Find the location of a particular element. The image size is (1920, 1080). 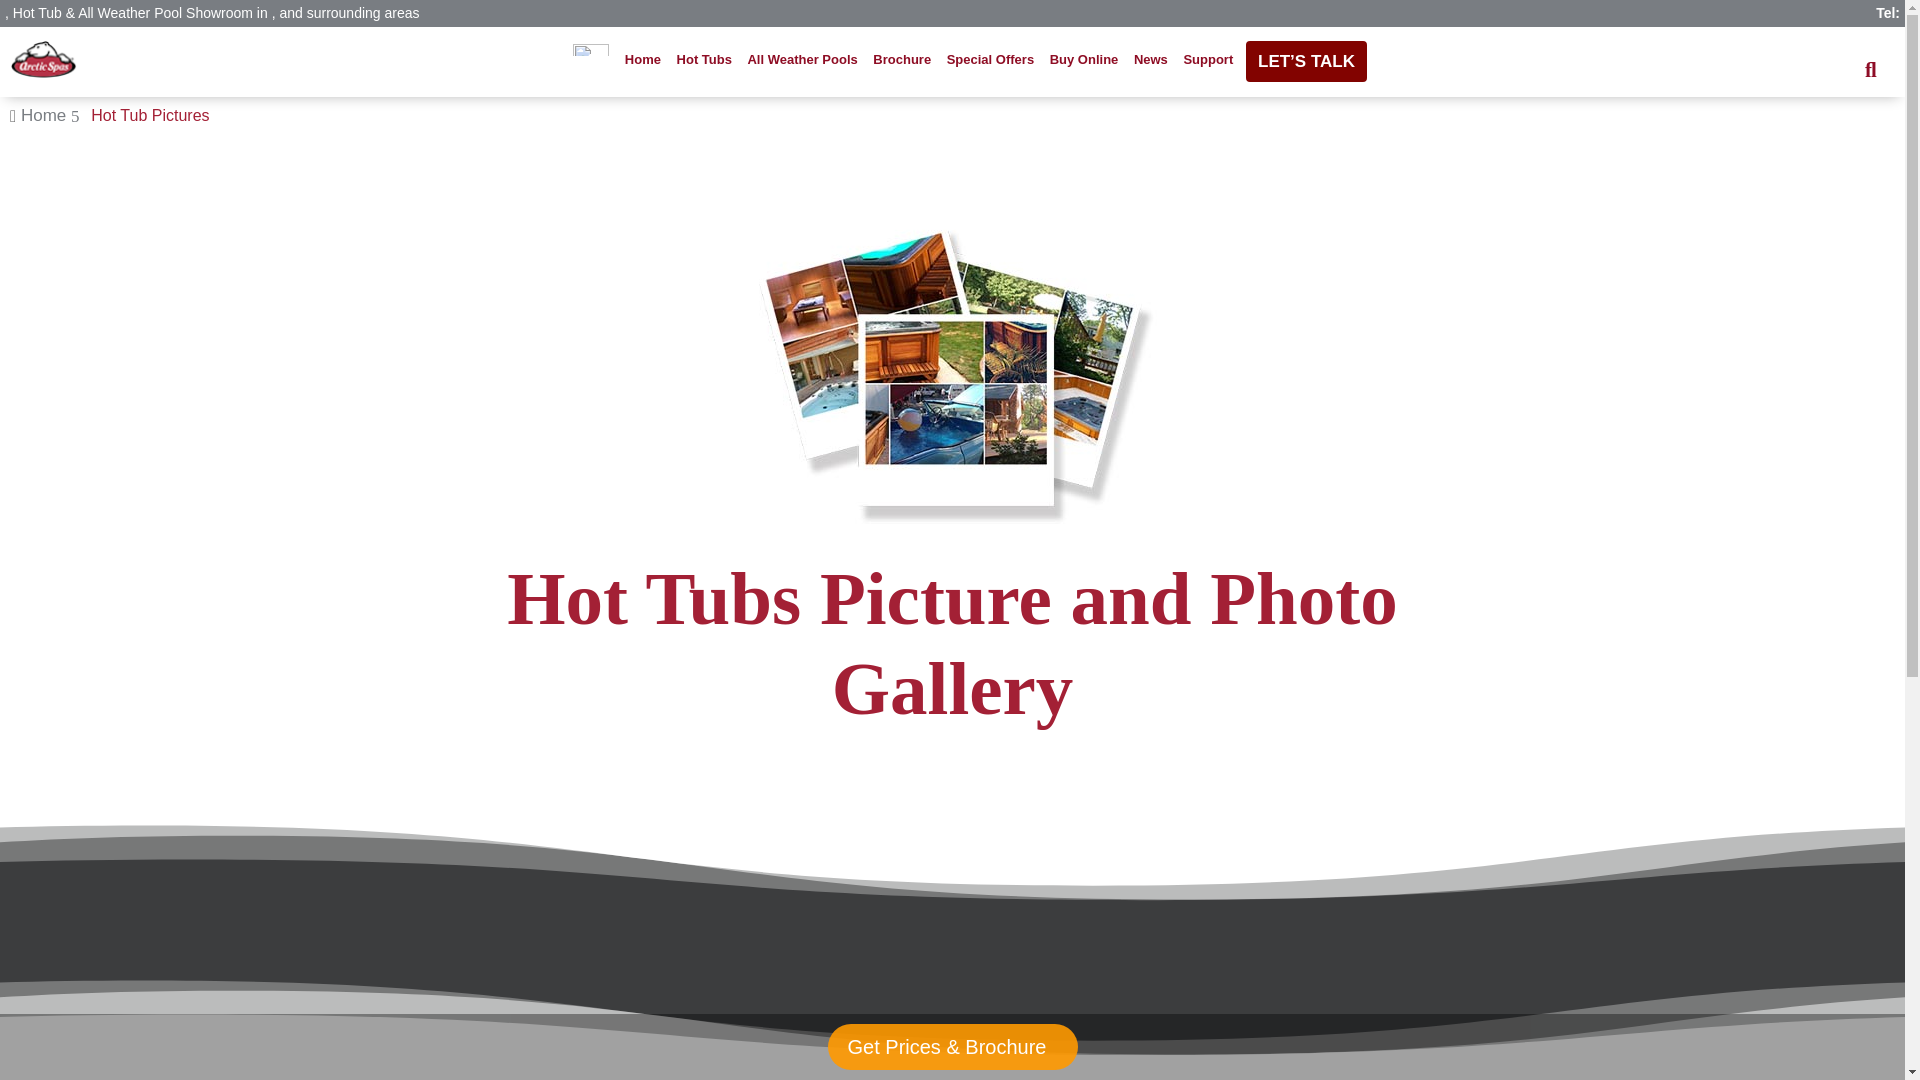

'Buy Online' is located at coordinates (1082, 58).